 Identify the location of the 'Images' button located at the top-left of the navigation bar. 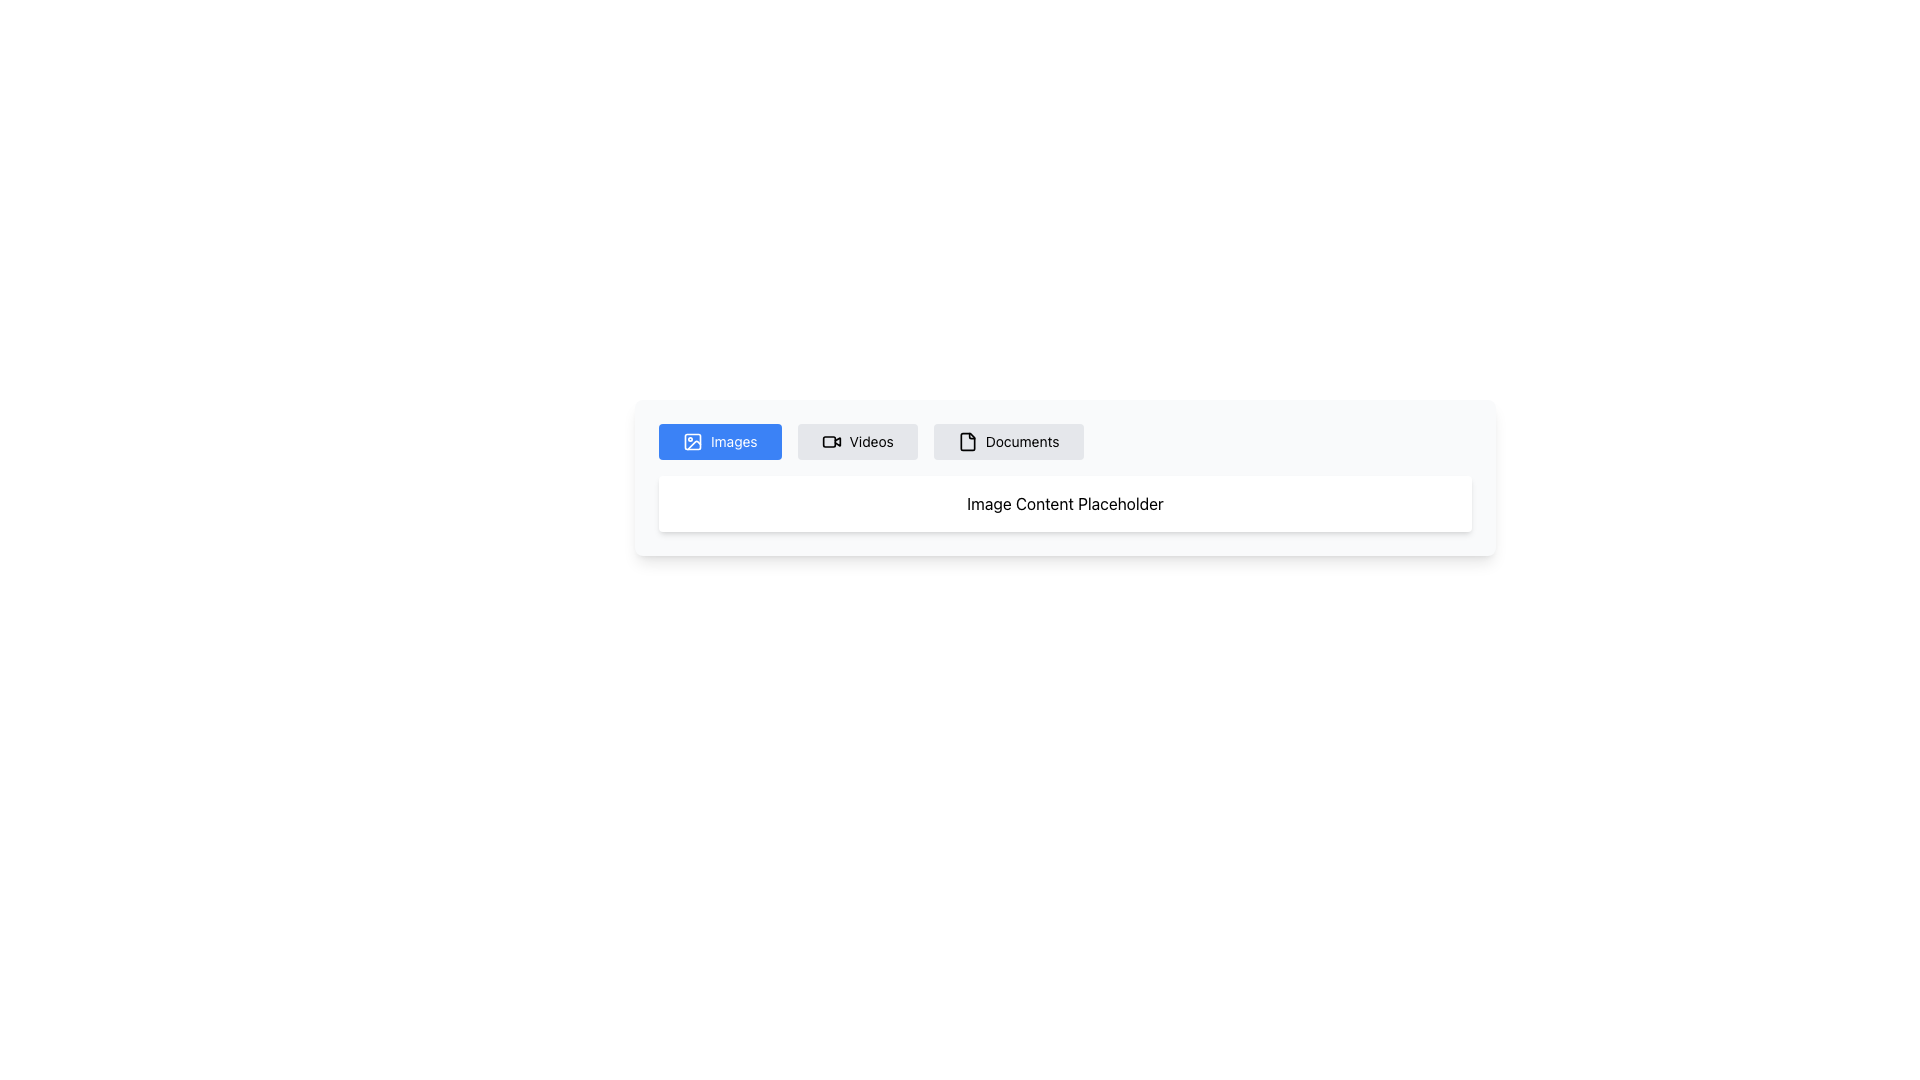
(692, 441).